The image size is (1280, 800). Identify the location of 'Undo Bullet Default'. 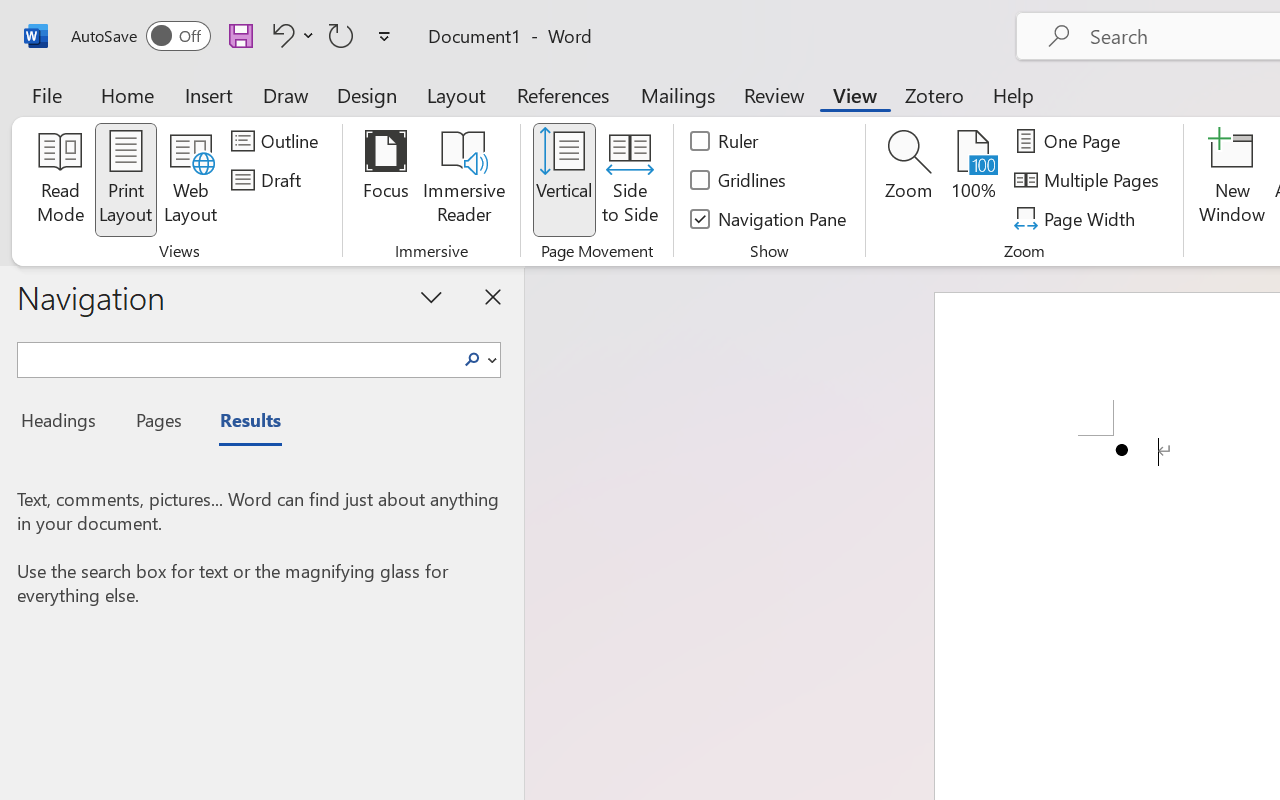
(289, 34).